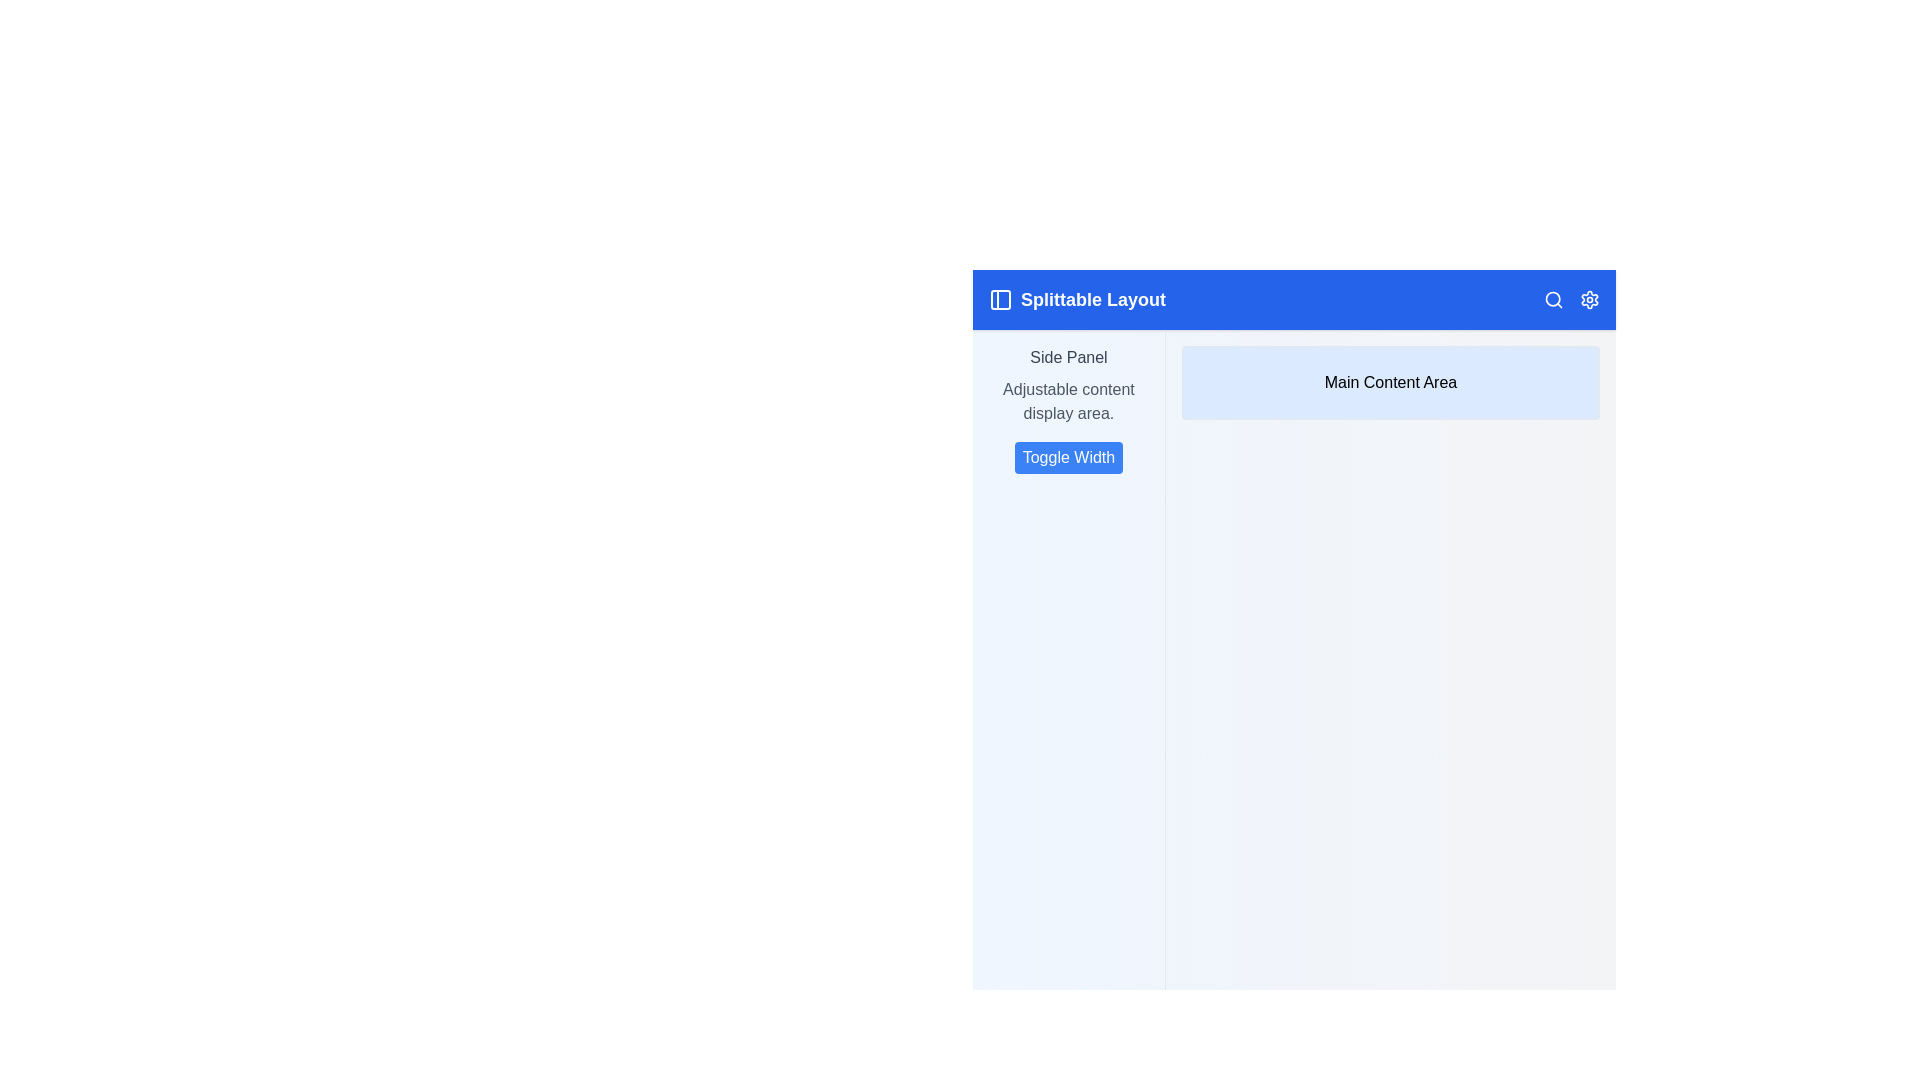 The height and width of the screenshot is (1080, 1920). Describe the element at coordinates (1588, 300) in the screenshot. I see `the settings button, which is the last icon in the top right corner of the interface` at that location.